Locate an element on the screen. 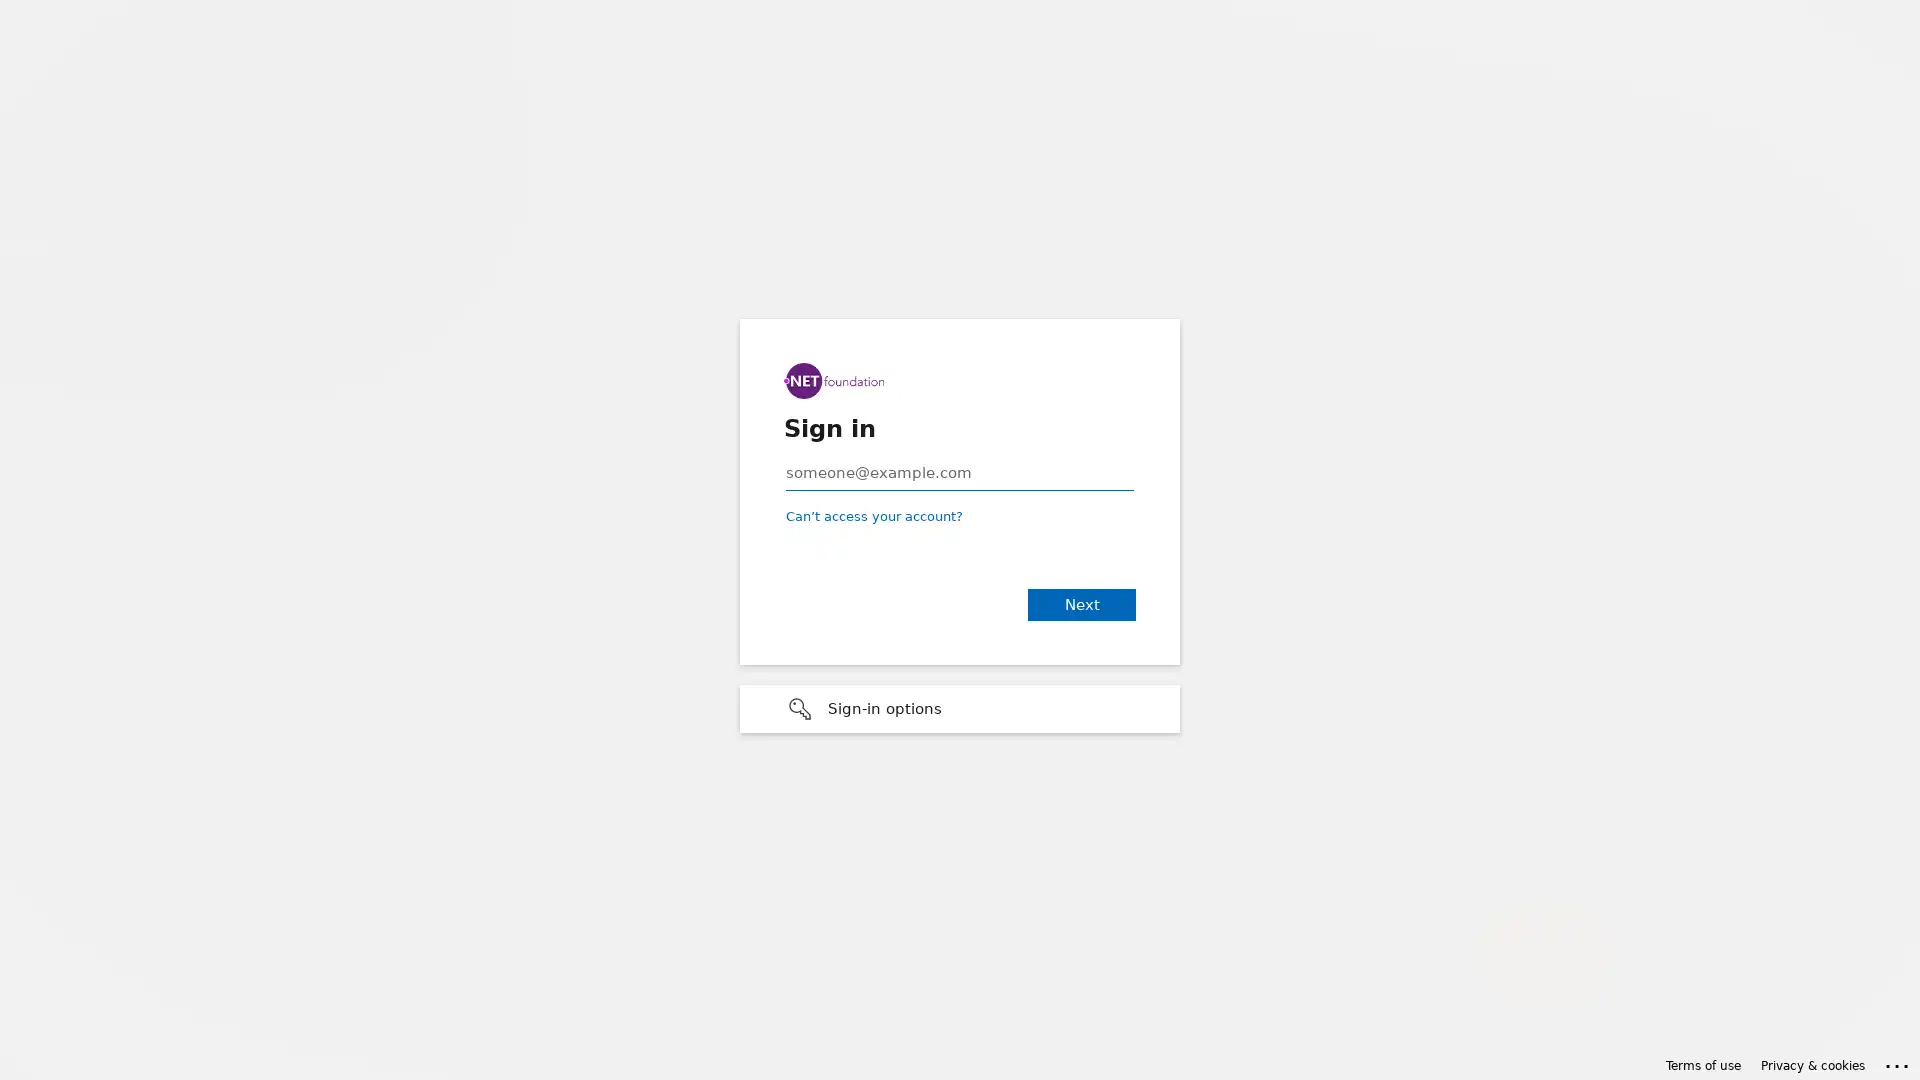 This screenshot has width=1920, height=1080. Next is located at coordinates (1080, 604).